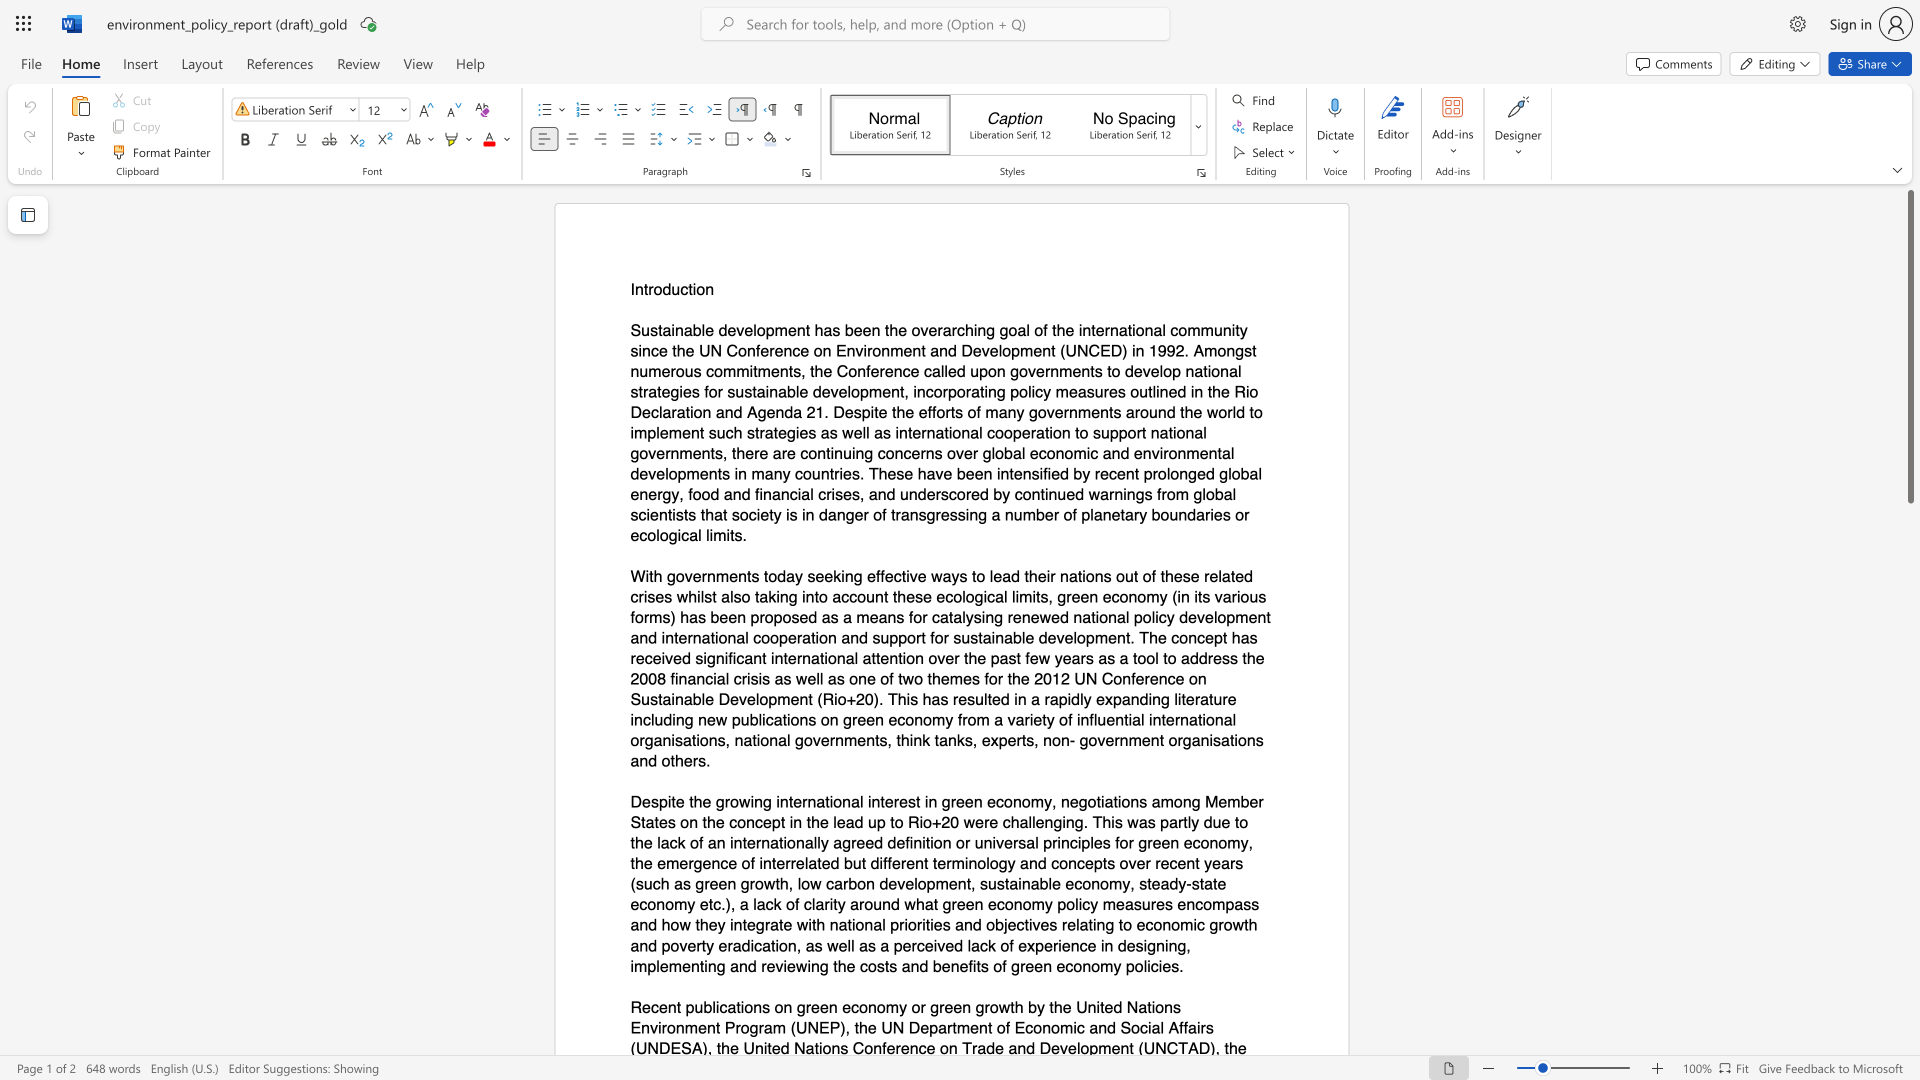 The width and height of the screenshot is (1920, 1080). What do you see at coordinates (1909, 619) in the screenshot?
I see `the right-hand scrollbar to descend the page` at bounding box center [1909, 619].